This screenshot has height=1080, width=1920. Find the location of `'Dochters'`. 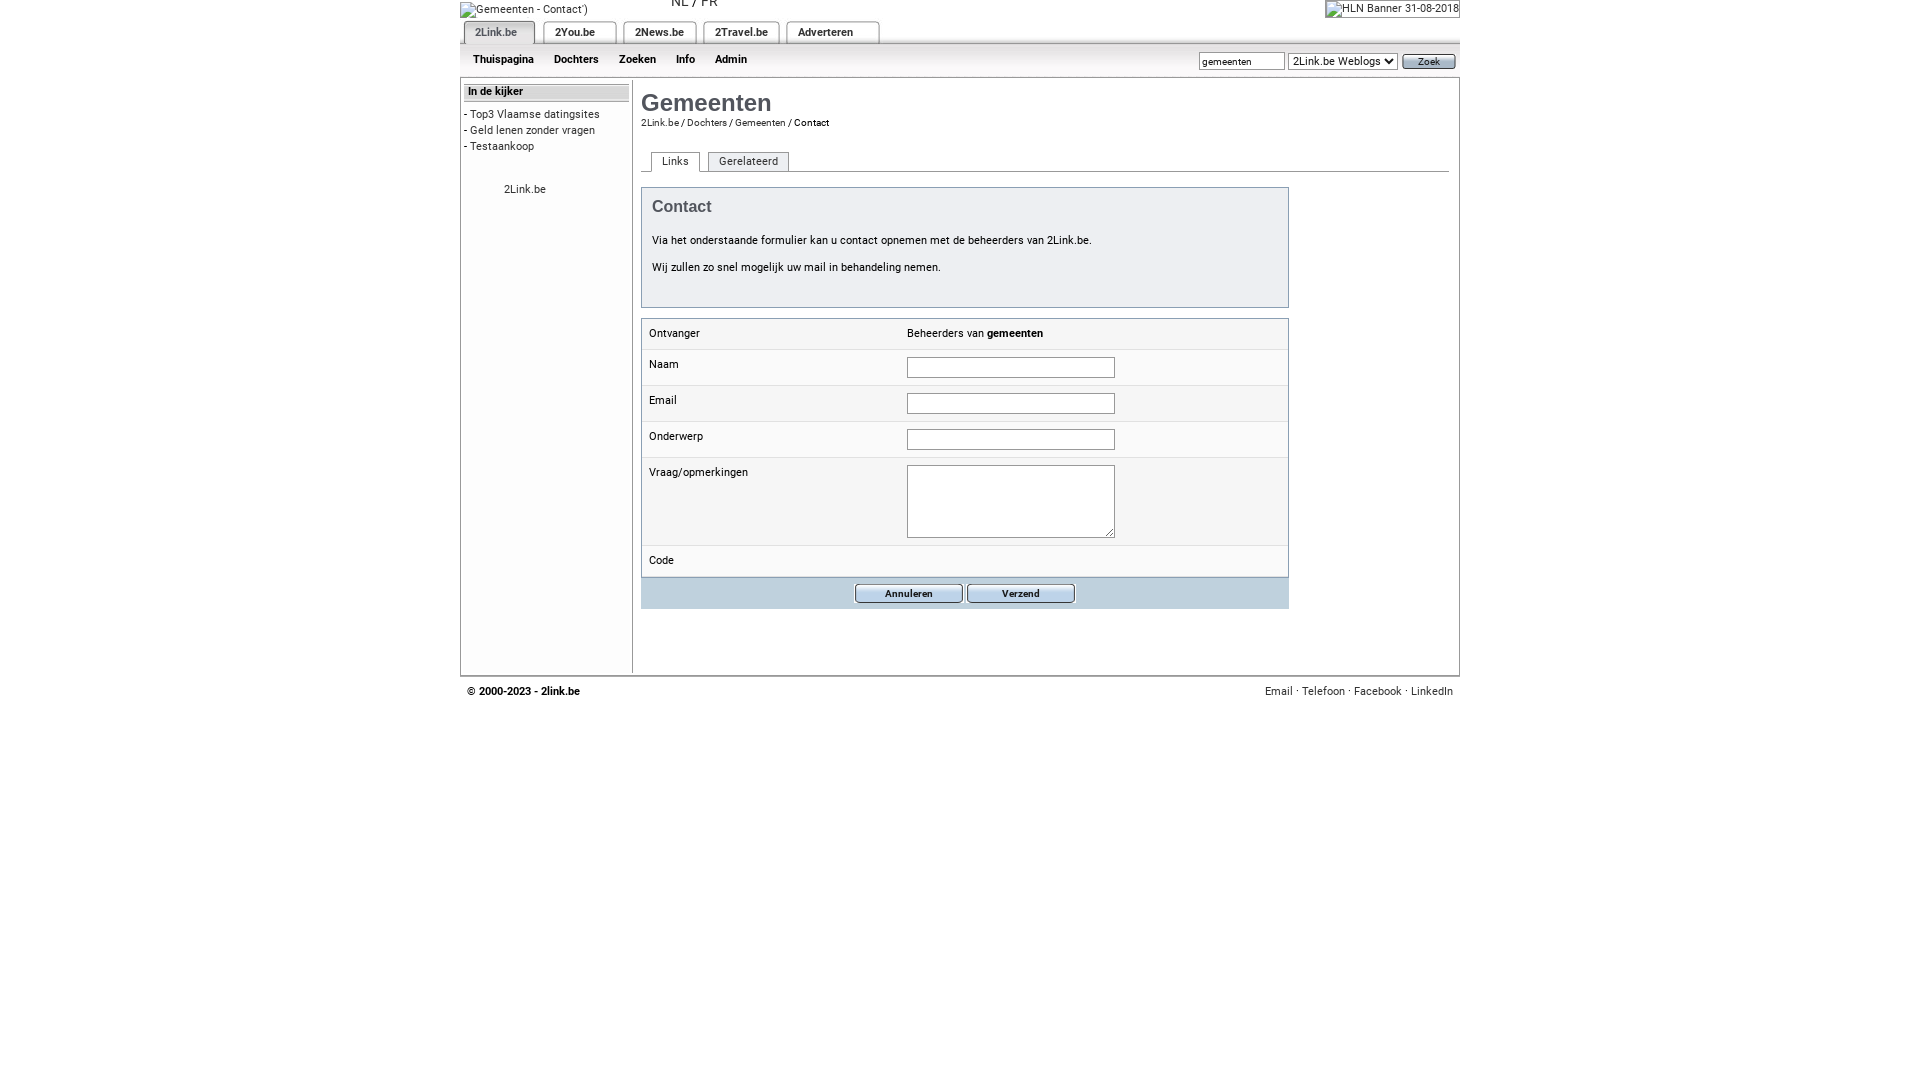

'Dochters' is located at coordinates (686, 122).